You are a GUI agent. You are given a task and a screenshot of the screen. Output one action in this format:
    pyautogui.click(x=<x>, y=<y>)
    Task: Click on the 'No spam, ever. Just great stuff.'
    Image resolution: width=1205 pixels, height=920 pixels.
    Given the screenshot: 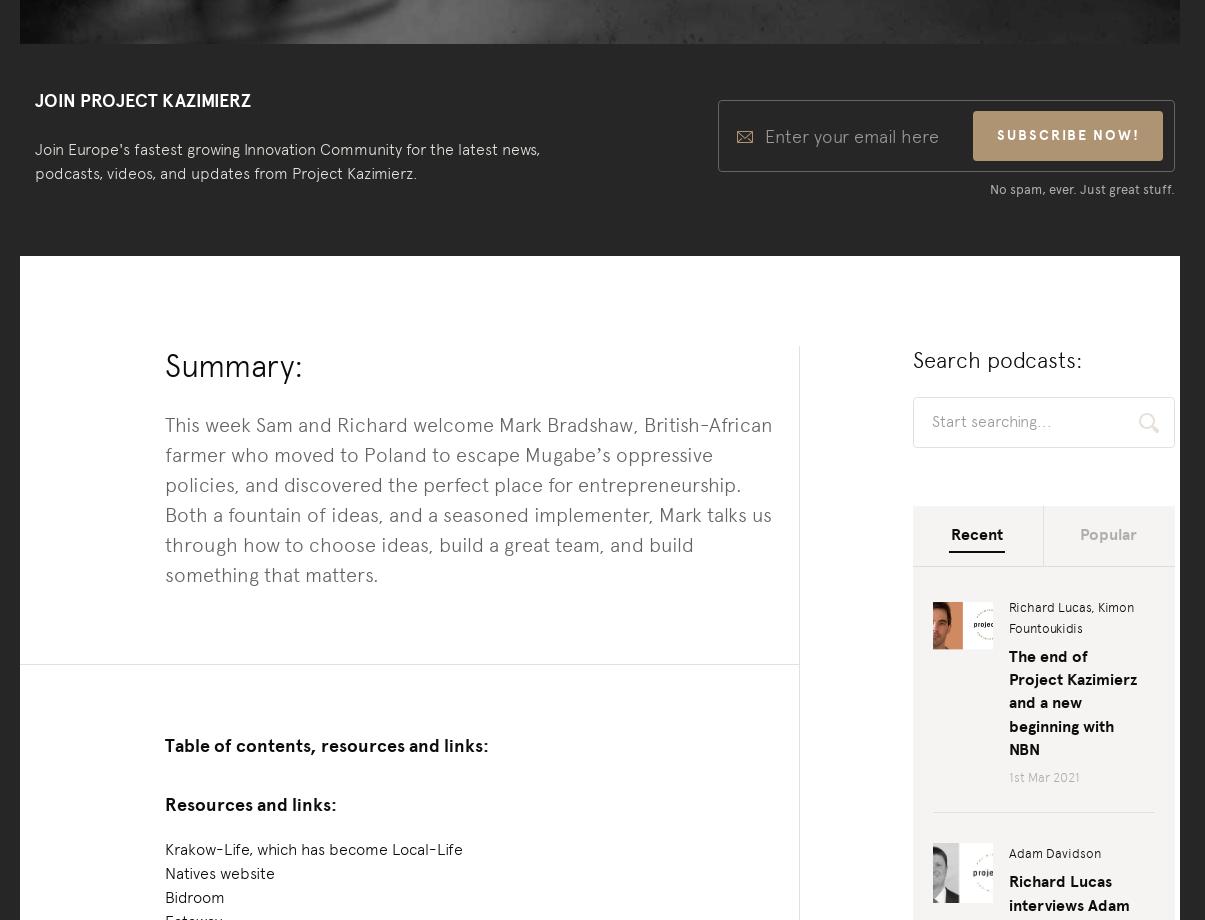 What is the action you would take?
    pyautogui.click(x=1082, y=187)
    